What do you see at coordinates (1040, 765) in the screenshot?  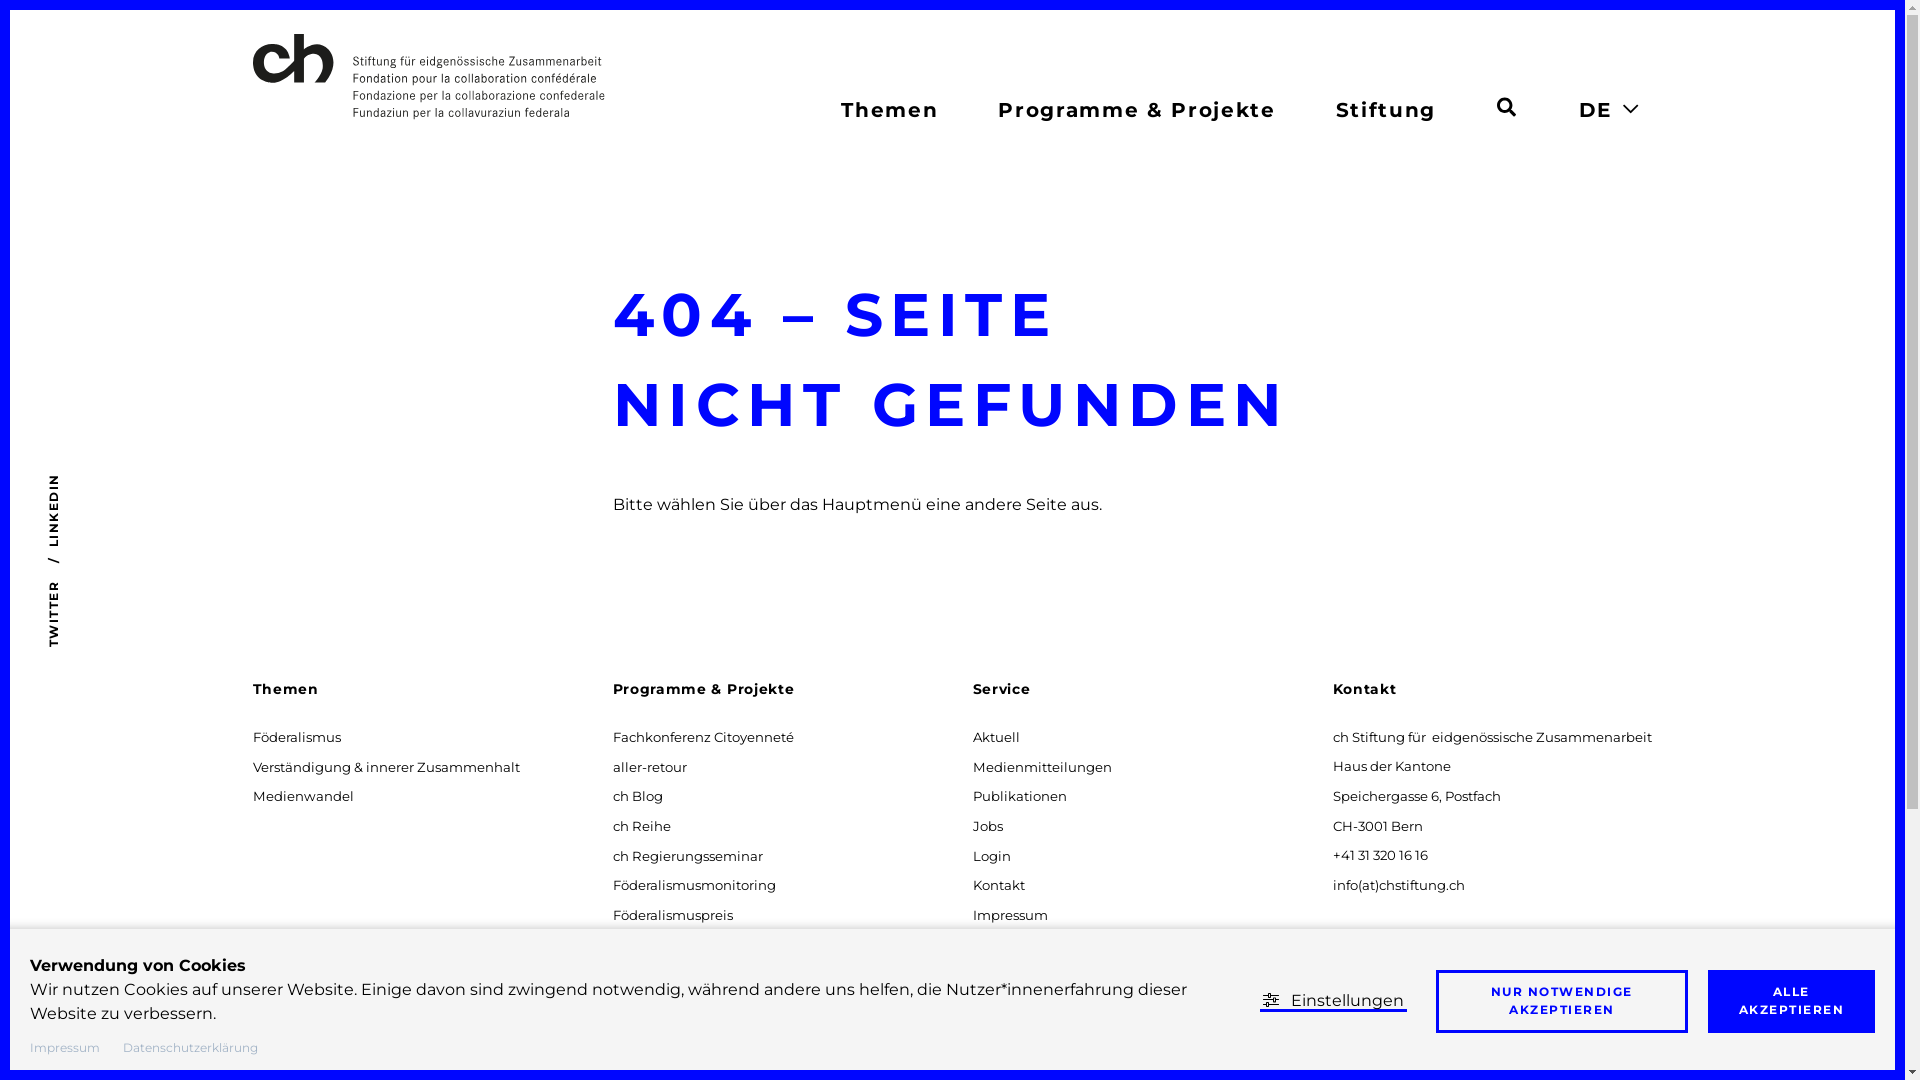 I see `'Medienmitteilungen'` at bounding box center [1040, 765].